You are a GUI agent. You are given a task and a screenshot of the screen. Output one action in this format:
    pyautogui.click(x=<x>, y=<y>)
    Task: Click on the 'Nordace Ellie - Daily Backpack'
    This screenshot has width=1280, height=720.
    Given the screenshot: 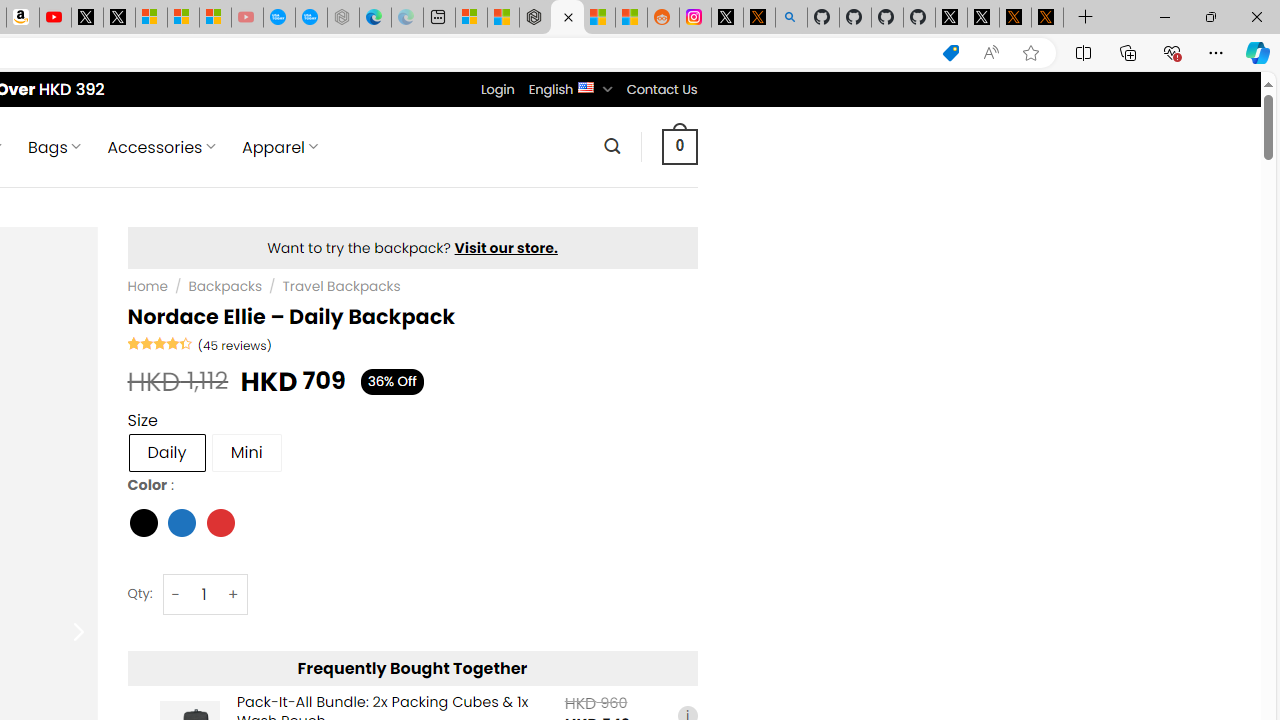 What is the action you would take?
    pyautogui.click(x=566, y=17)
    